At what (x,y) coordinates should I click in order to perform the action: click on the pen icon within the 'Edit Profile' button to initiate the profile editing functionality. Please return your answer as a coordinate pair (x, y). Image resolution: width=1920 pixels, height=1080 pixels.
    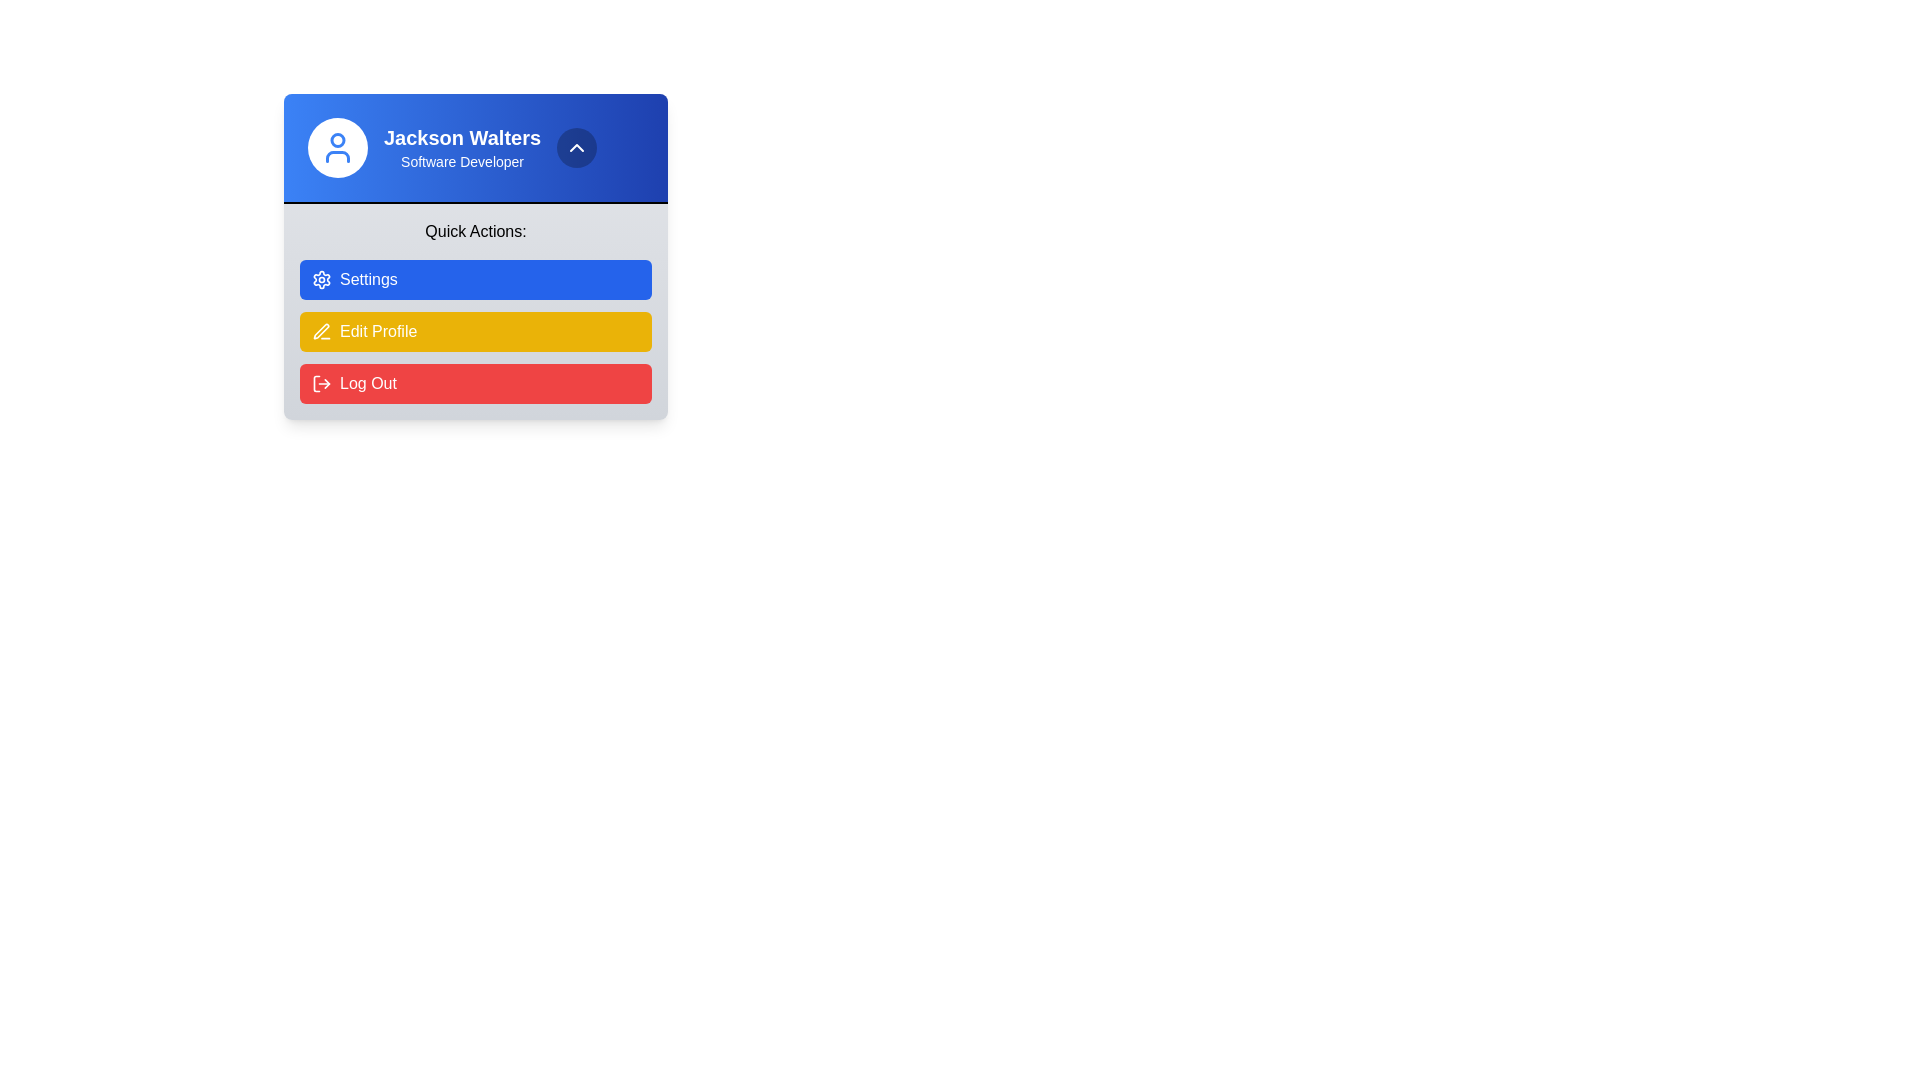
    Looking at the image, I should click on (321, 330).